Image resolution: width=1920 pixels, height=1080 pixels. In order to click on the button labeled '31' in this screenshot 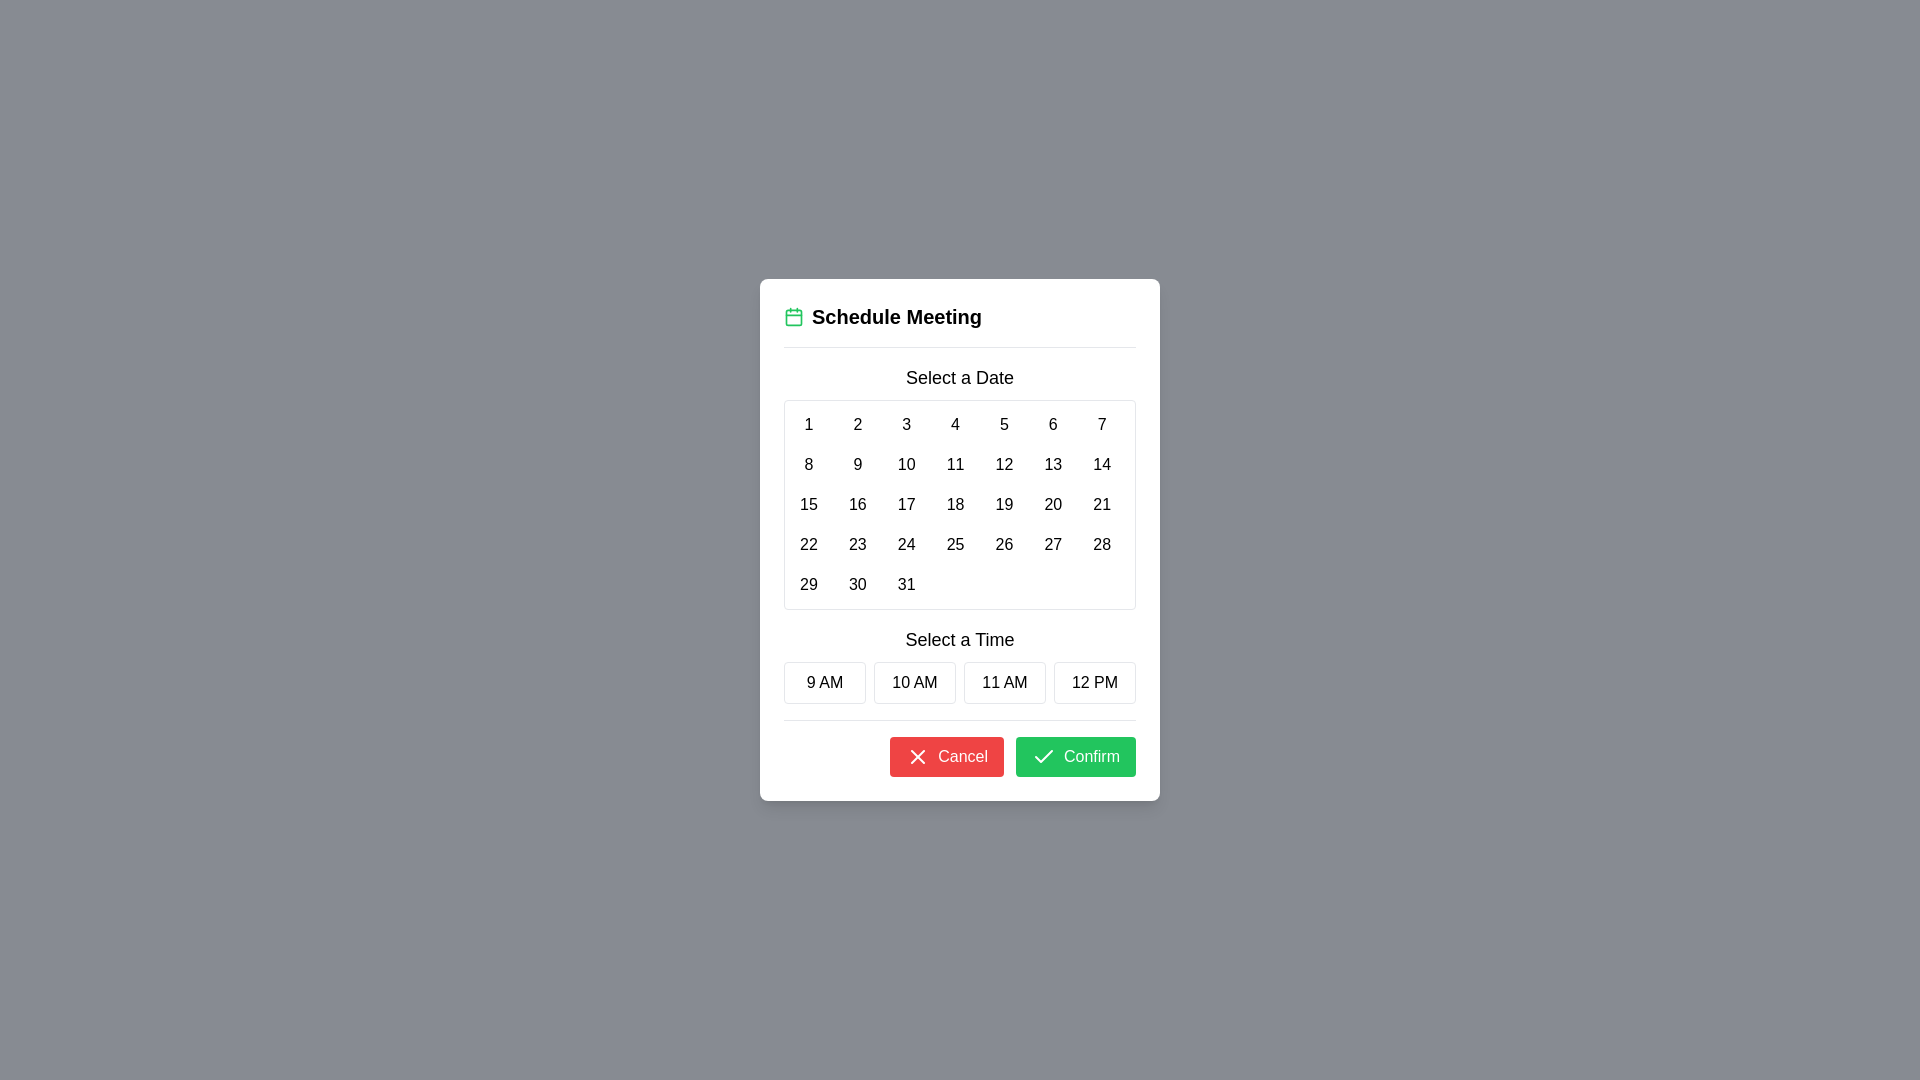, I will do `click(905, 585)`.